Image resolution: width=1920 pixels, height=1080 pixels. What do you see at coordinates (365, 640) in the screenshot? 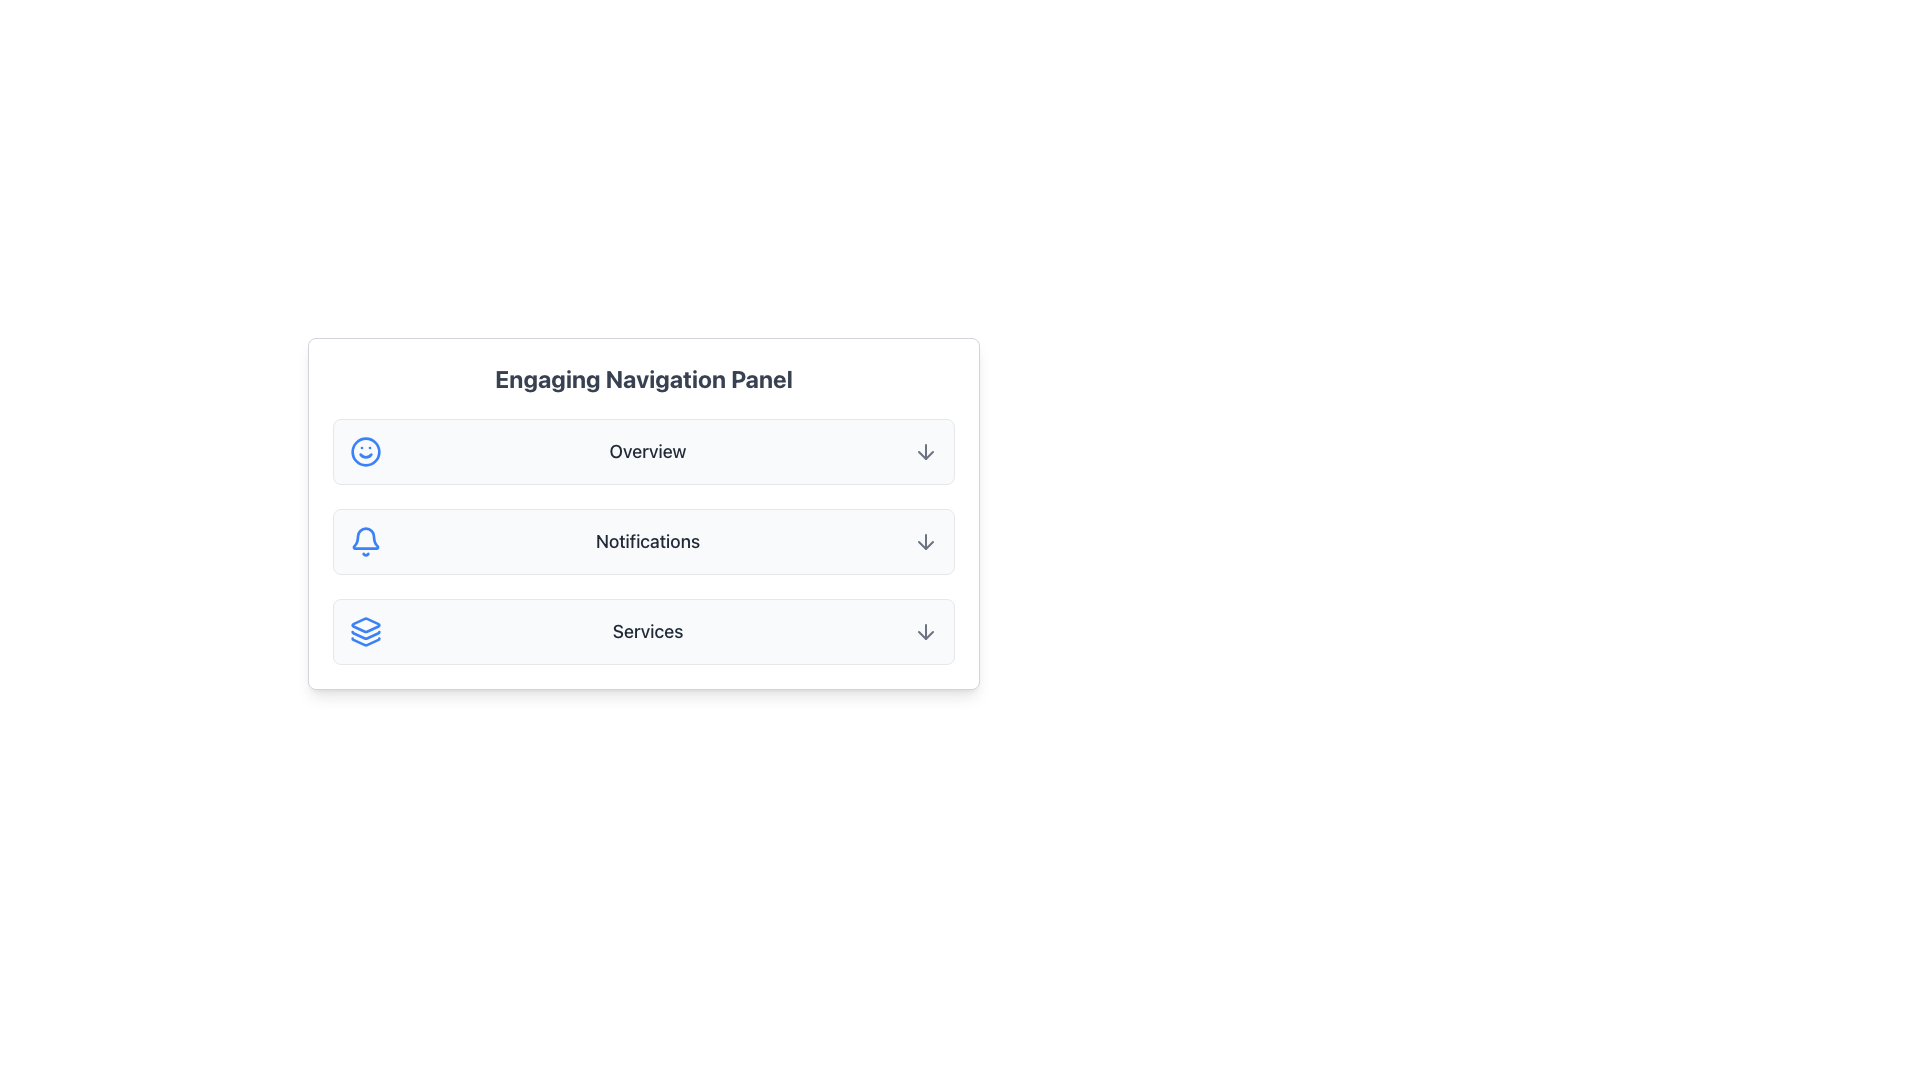
I see `the 'Services' icon button located in the bottom option row of the navigation panel` at bounding box center [365, 640].